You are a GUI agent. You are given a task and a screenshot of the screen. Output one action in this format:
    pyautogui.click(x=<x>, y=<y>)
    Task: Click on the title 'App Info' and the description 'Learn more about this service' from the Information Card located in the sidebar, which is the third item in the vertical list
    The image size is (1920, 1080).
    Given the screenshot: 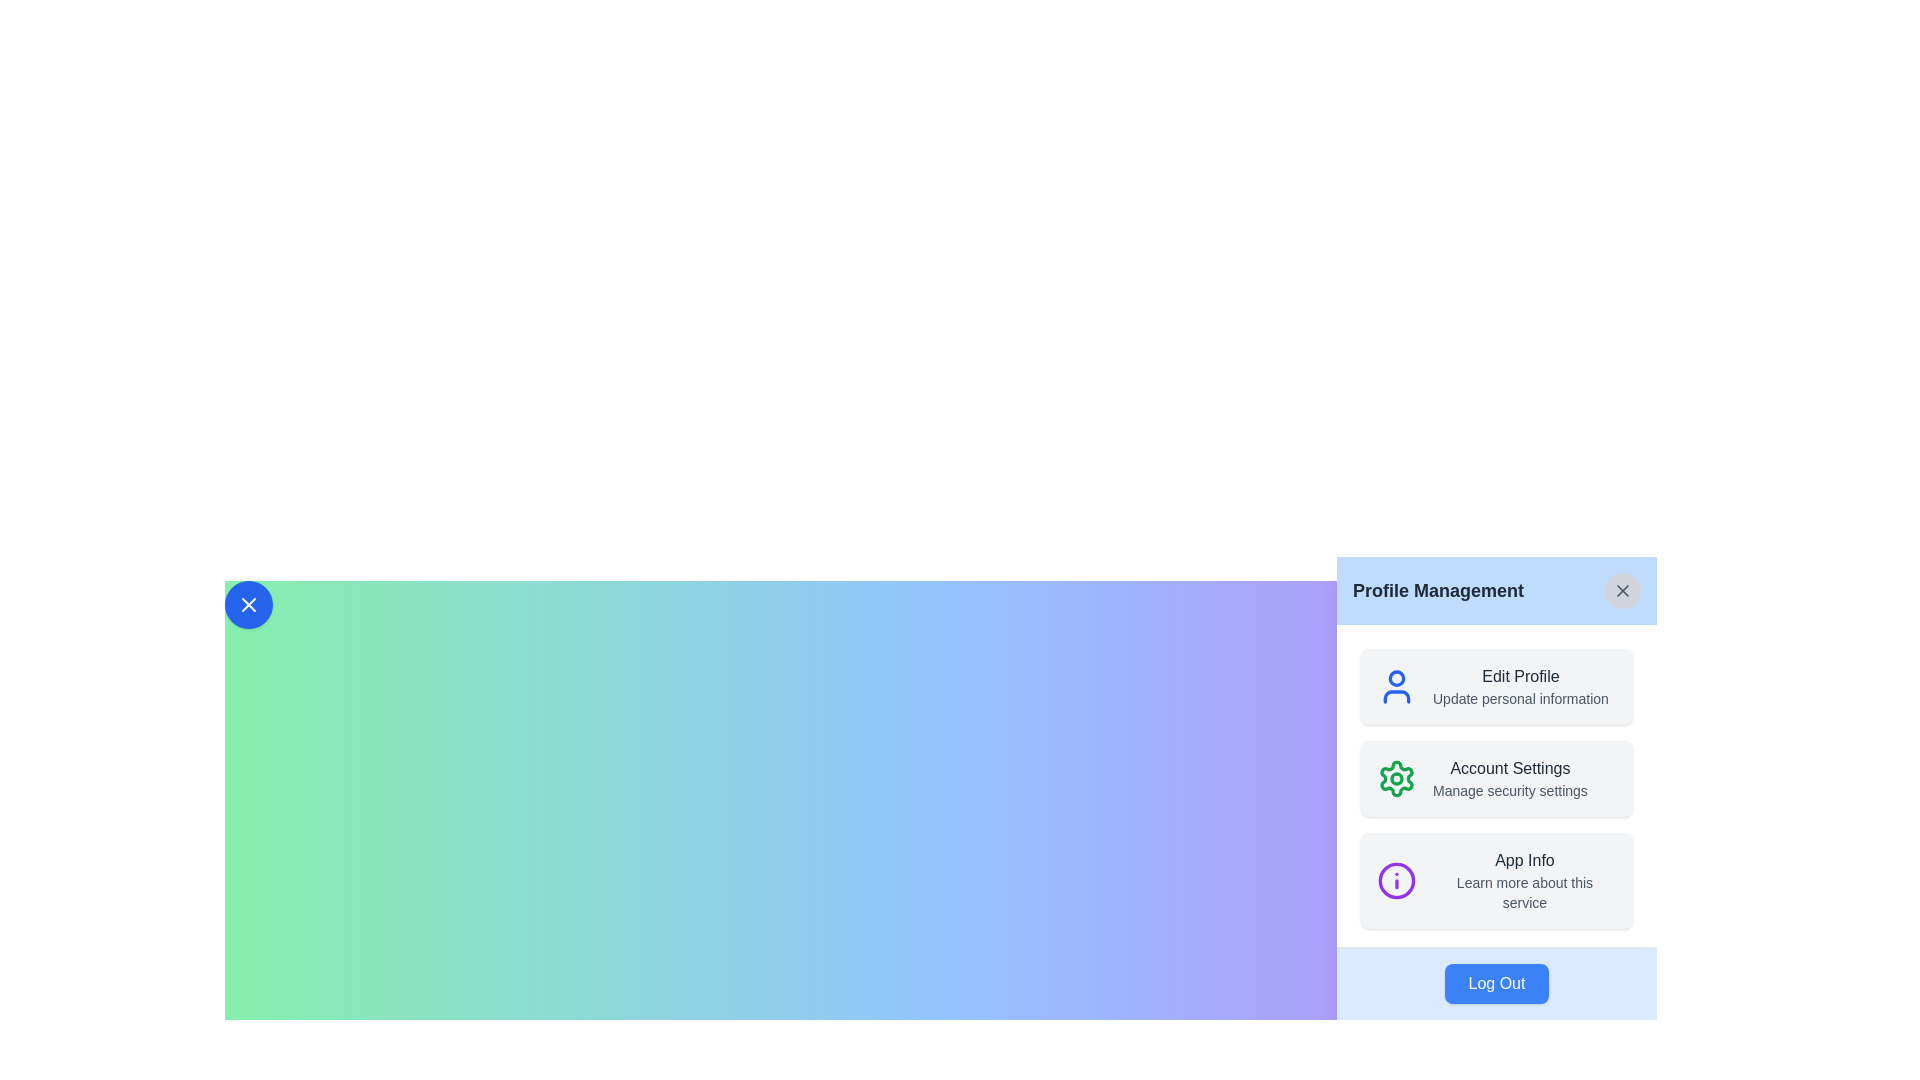 What is the action you would take?
    pyautogui.click(x=1497, y=879)
    